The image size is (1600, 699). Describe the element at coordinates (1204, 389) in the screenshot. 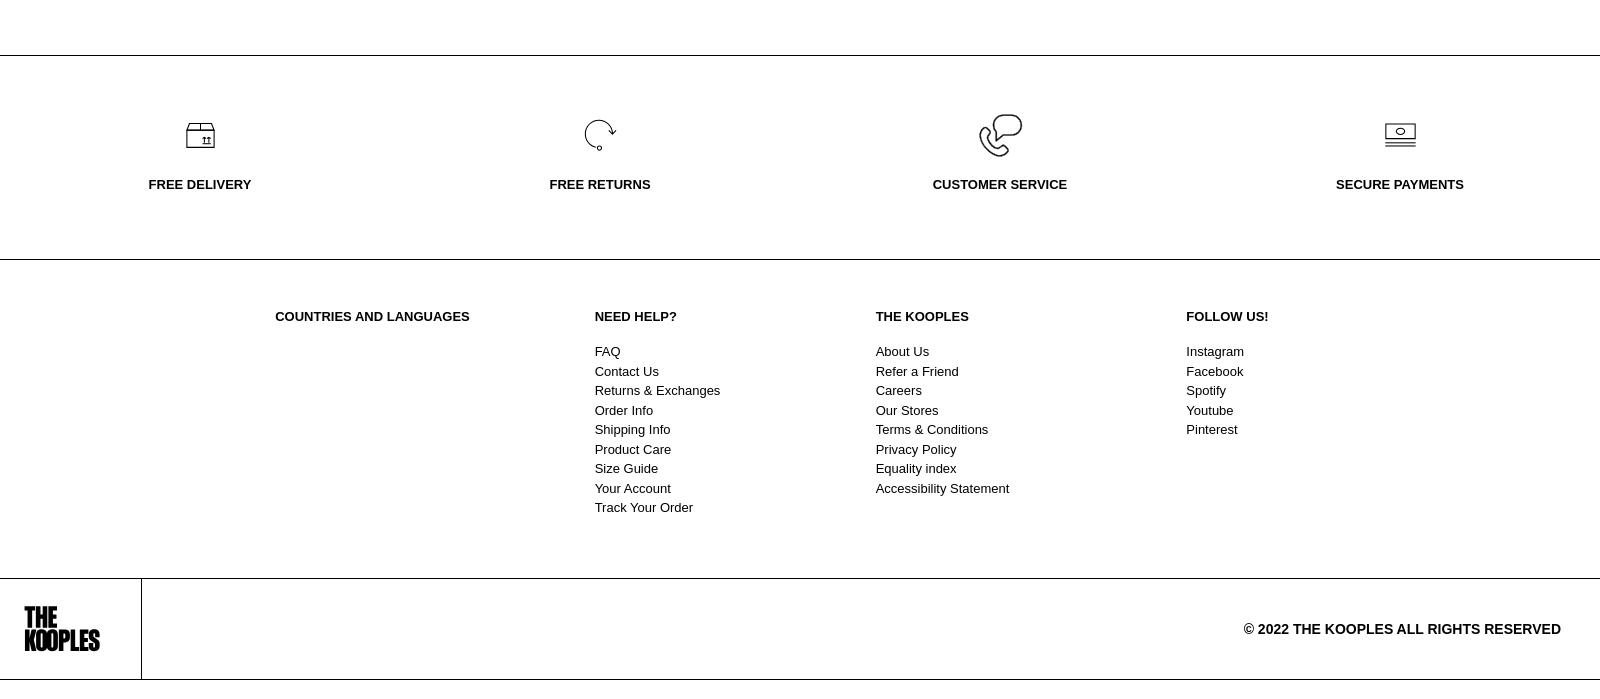

I see `'Spotify'` at that location.